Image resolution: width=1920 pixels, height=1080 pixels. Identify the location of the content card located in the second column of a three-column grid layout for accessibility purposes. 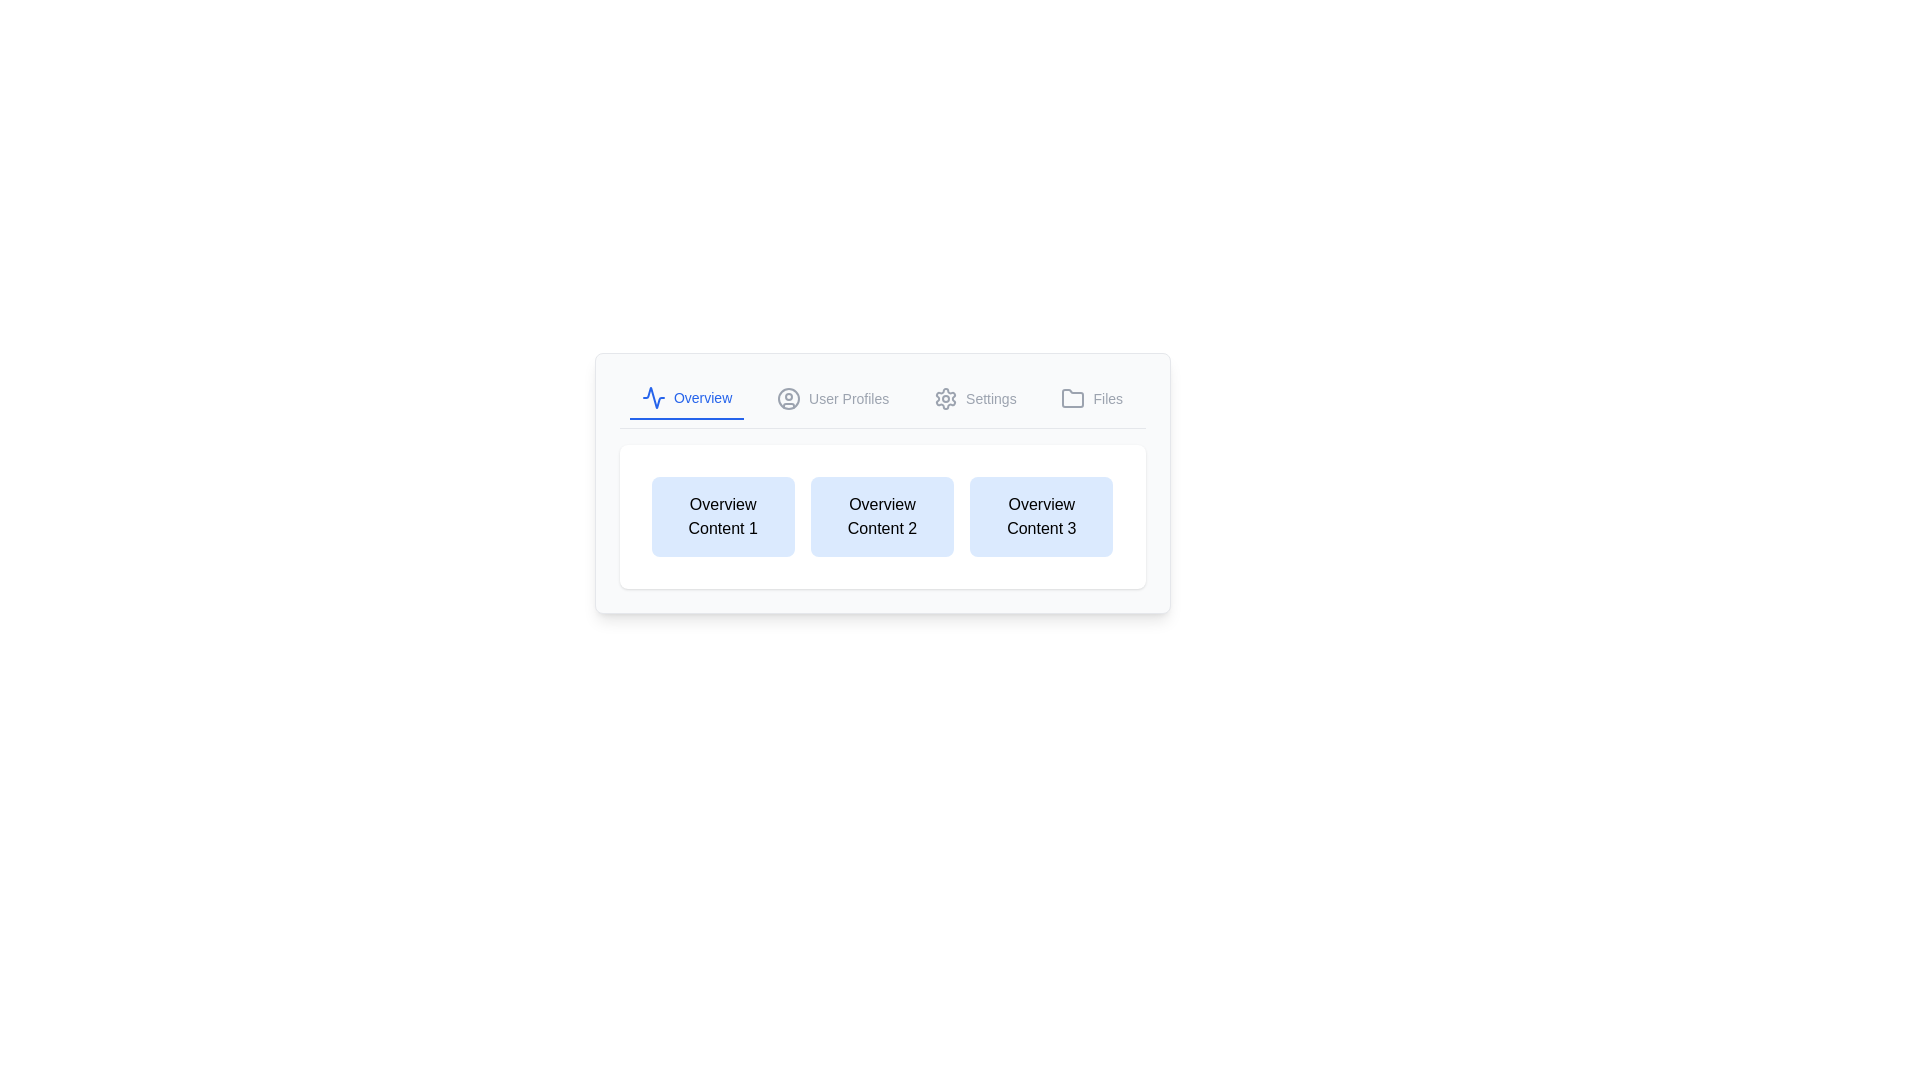
(881, 515).